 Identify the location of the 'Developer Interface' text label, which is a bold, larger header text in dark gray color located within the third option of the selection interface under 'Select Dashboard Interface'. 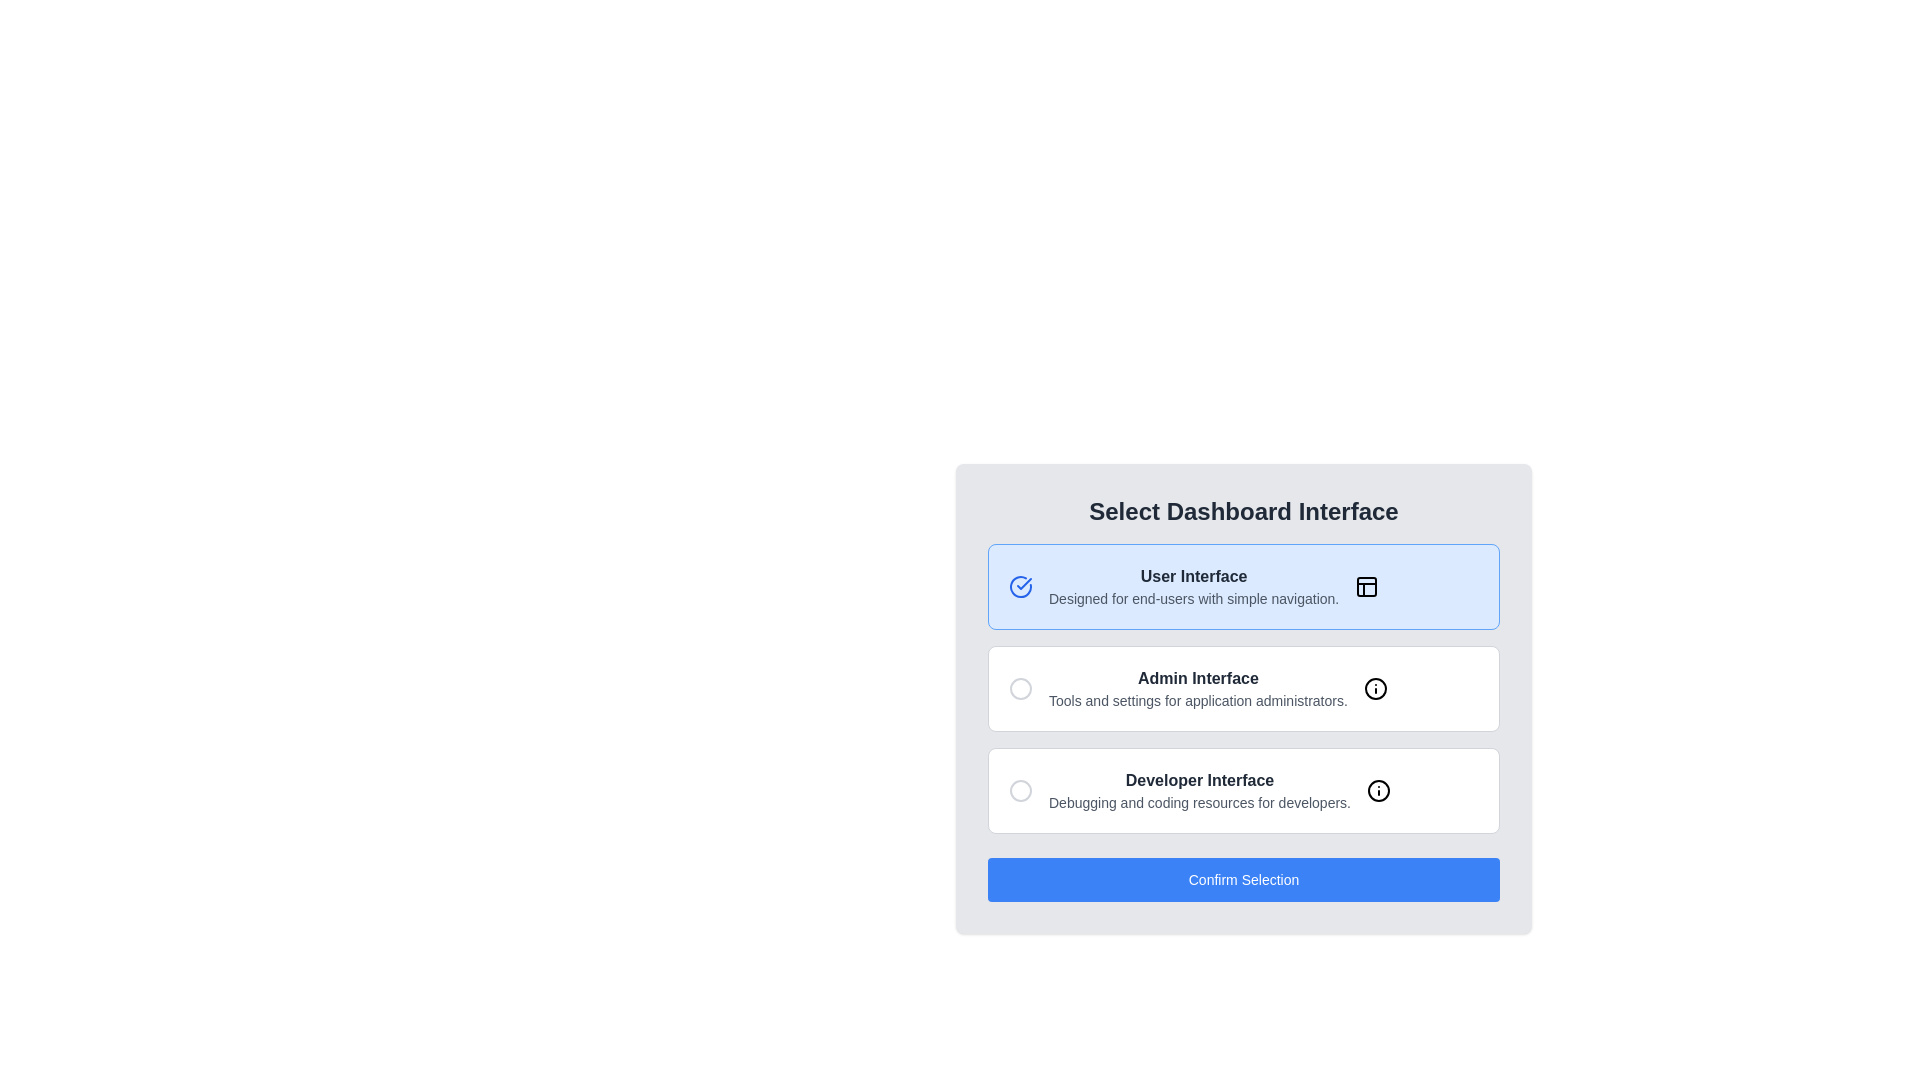
(1200, 779).